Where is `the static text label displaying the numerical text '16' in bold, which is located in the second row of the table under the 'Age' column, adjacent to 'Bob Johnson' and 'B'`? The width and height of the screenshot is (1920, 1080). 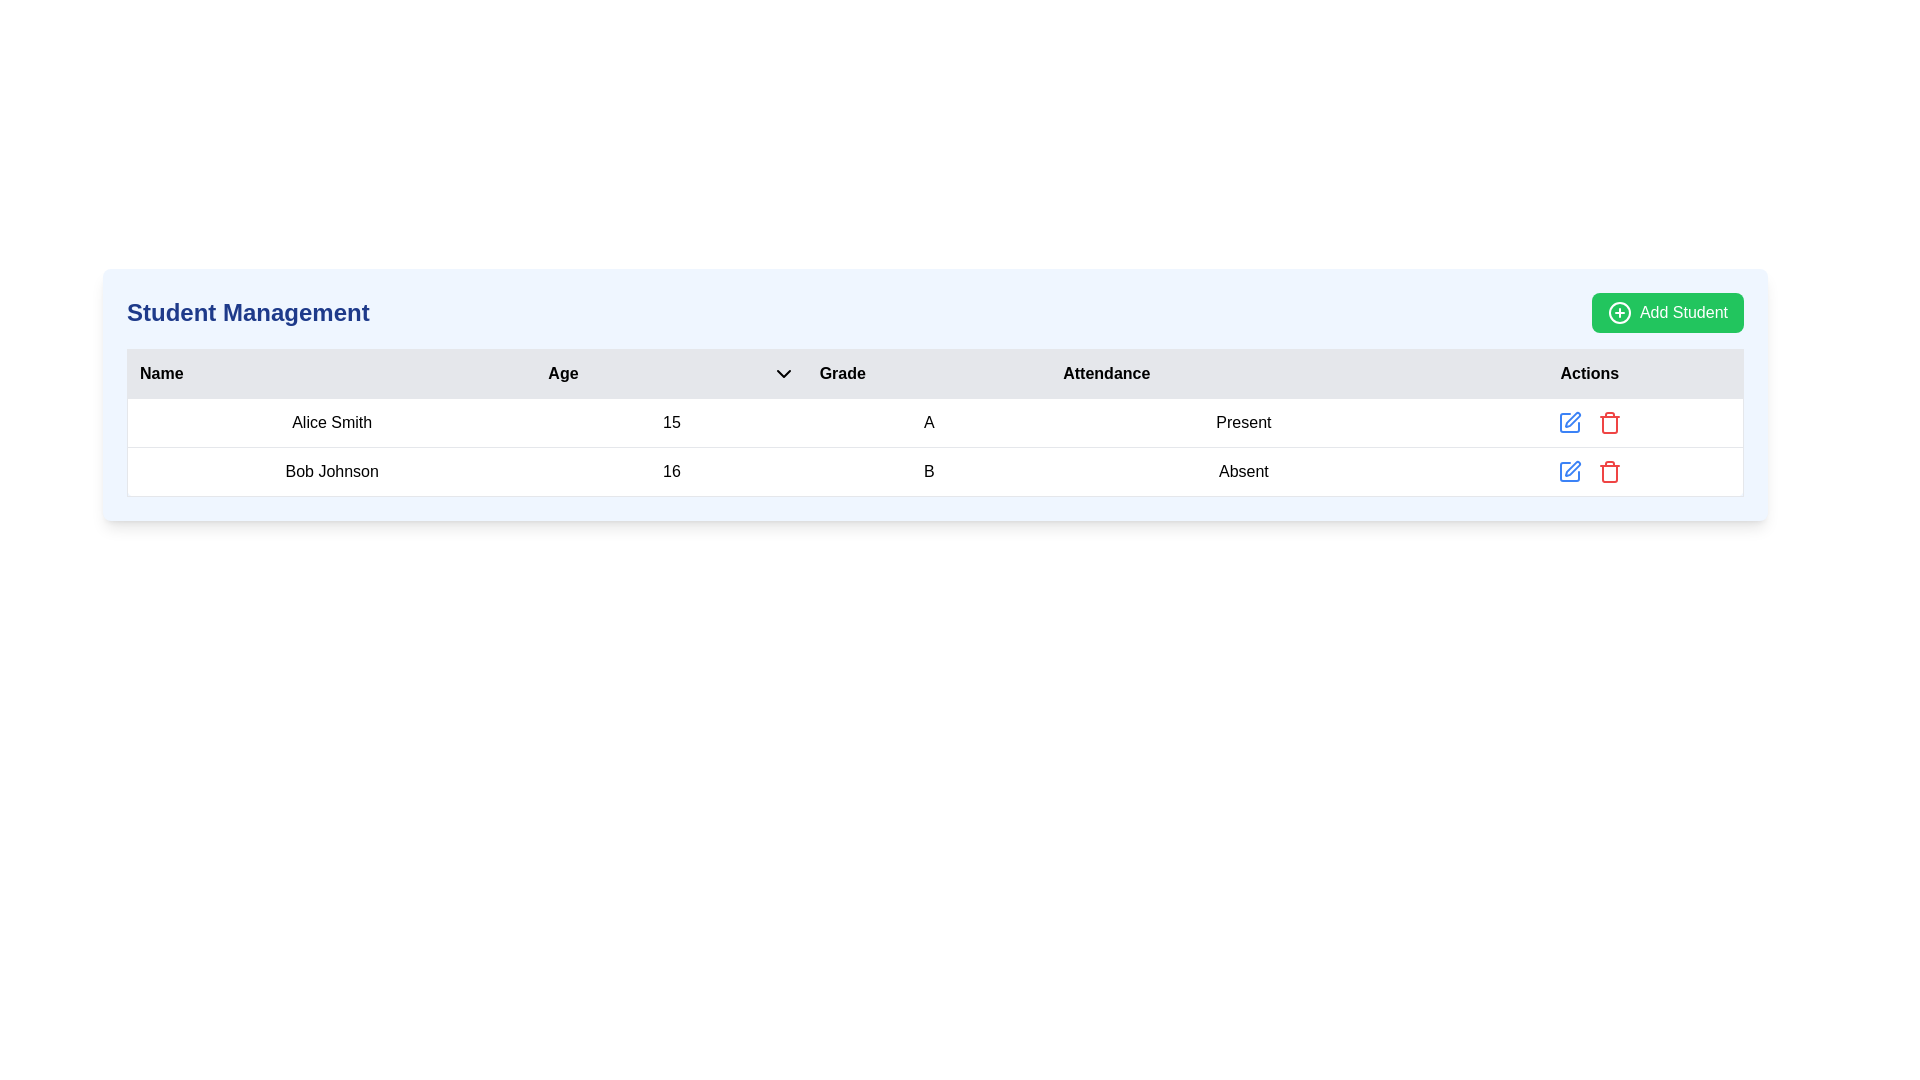 the static text label displaying the numerical text '16' in bold, which is located in the second row of the table under the 'Age' column, adjacent to 'Bob Johnson' and 'B' is located at coordinates (672, 471).